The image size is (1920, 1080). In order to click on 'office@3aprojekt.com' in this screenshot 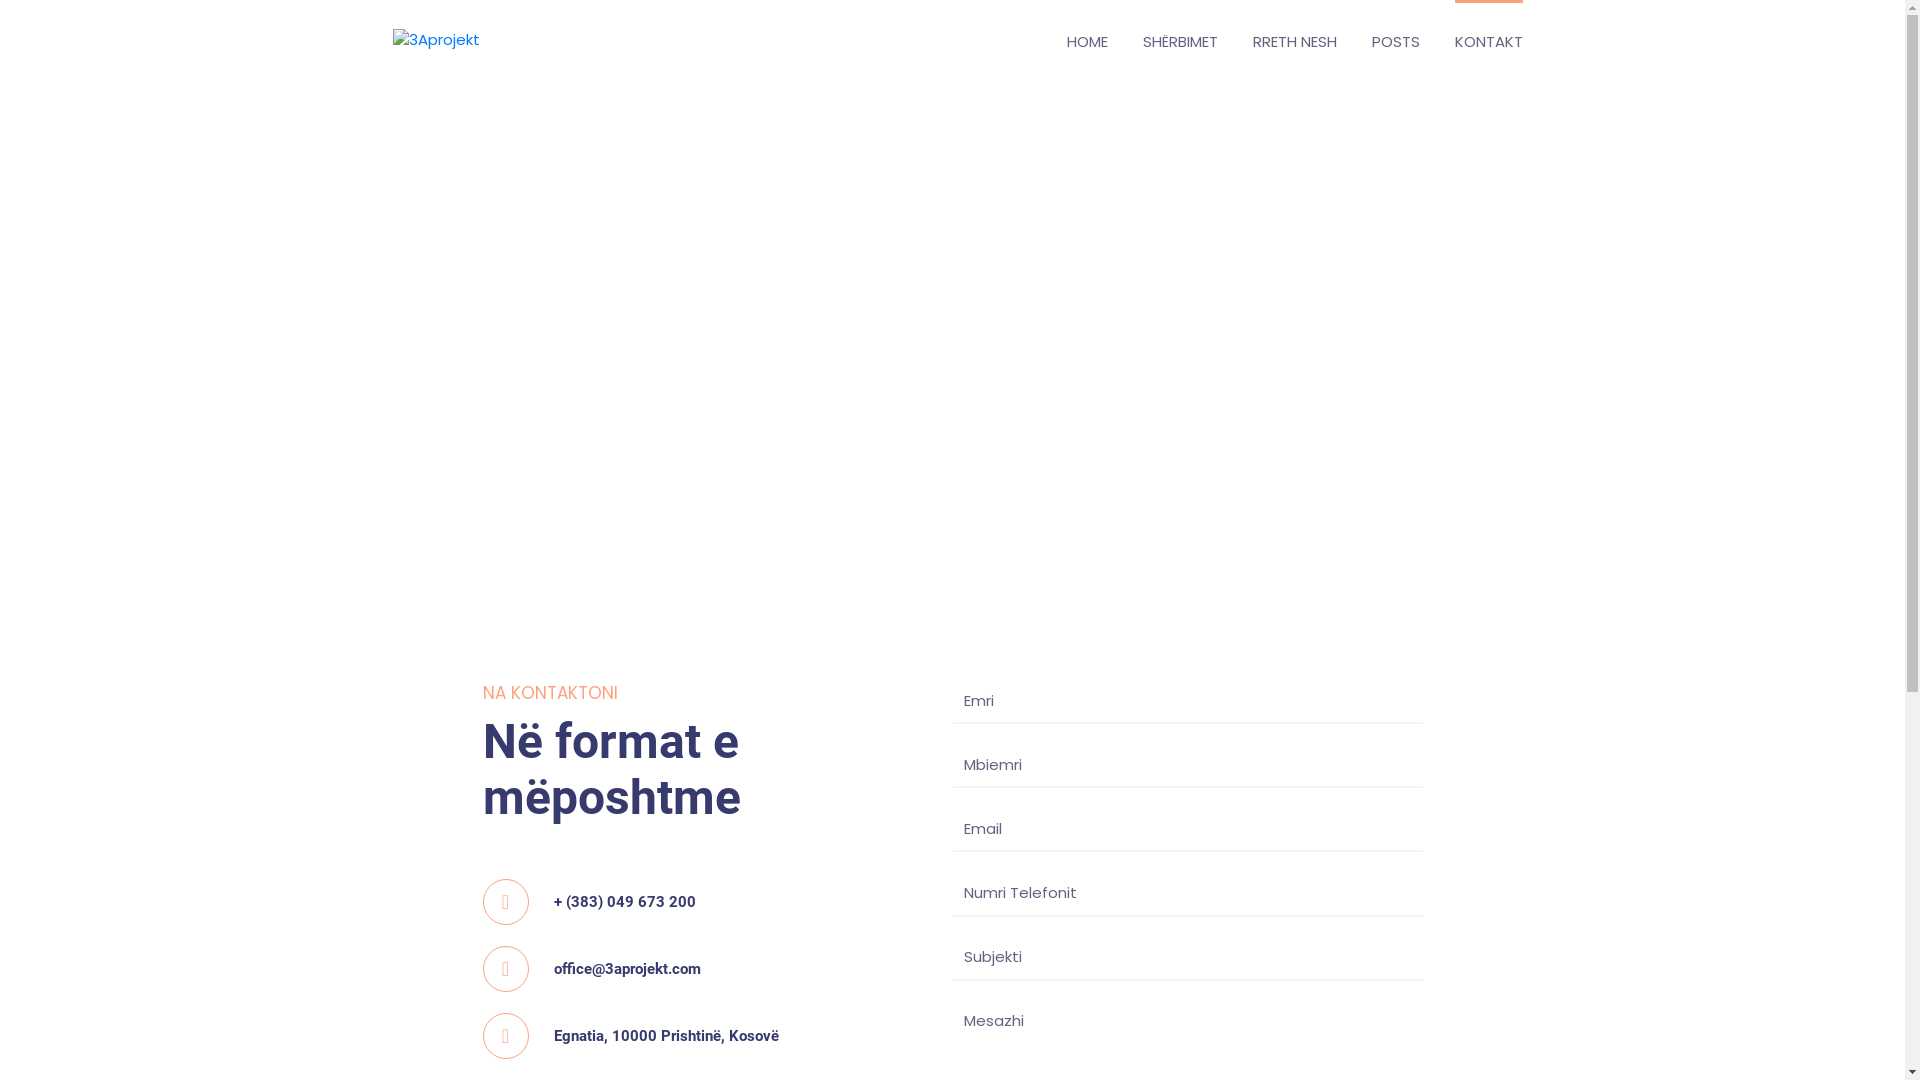, I will do `click(626, 967)`.